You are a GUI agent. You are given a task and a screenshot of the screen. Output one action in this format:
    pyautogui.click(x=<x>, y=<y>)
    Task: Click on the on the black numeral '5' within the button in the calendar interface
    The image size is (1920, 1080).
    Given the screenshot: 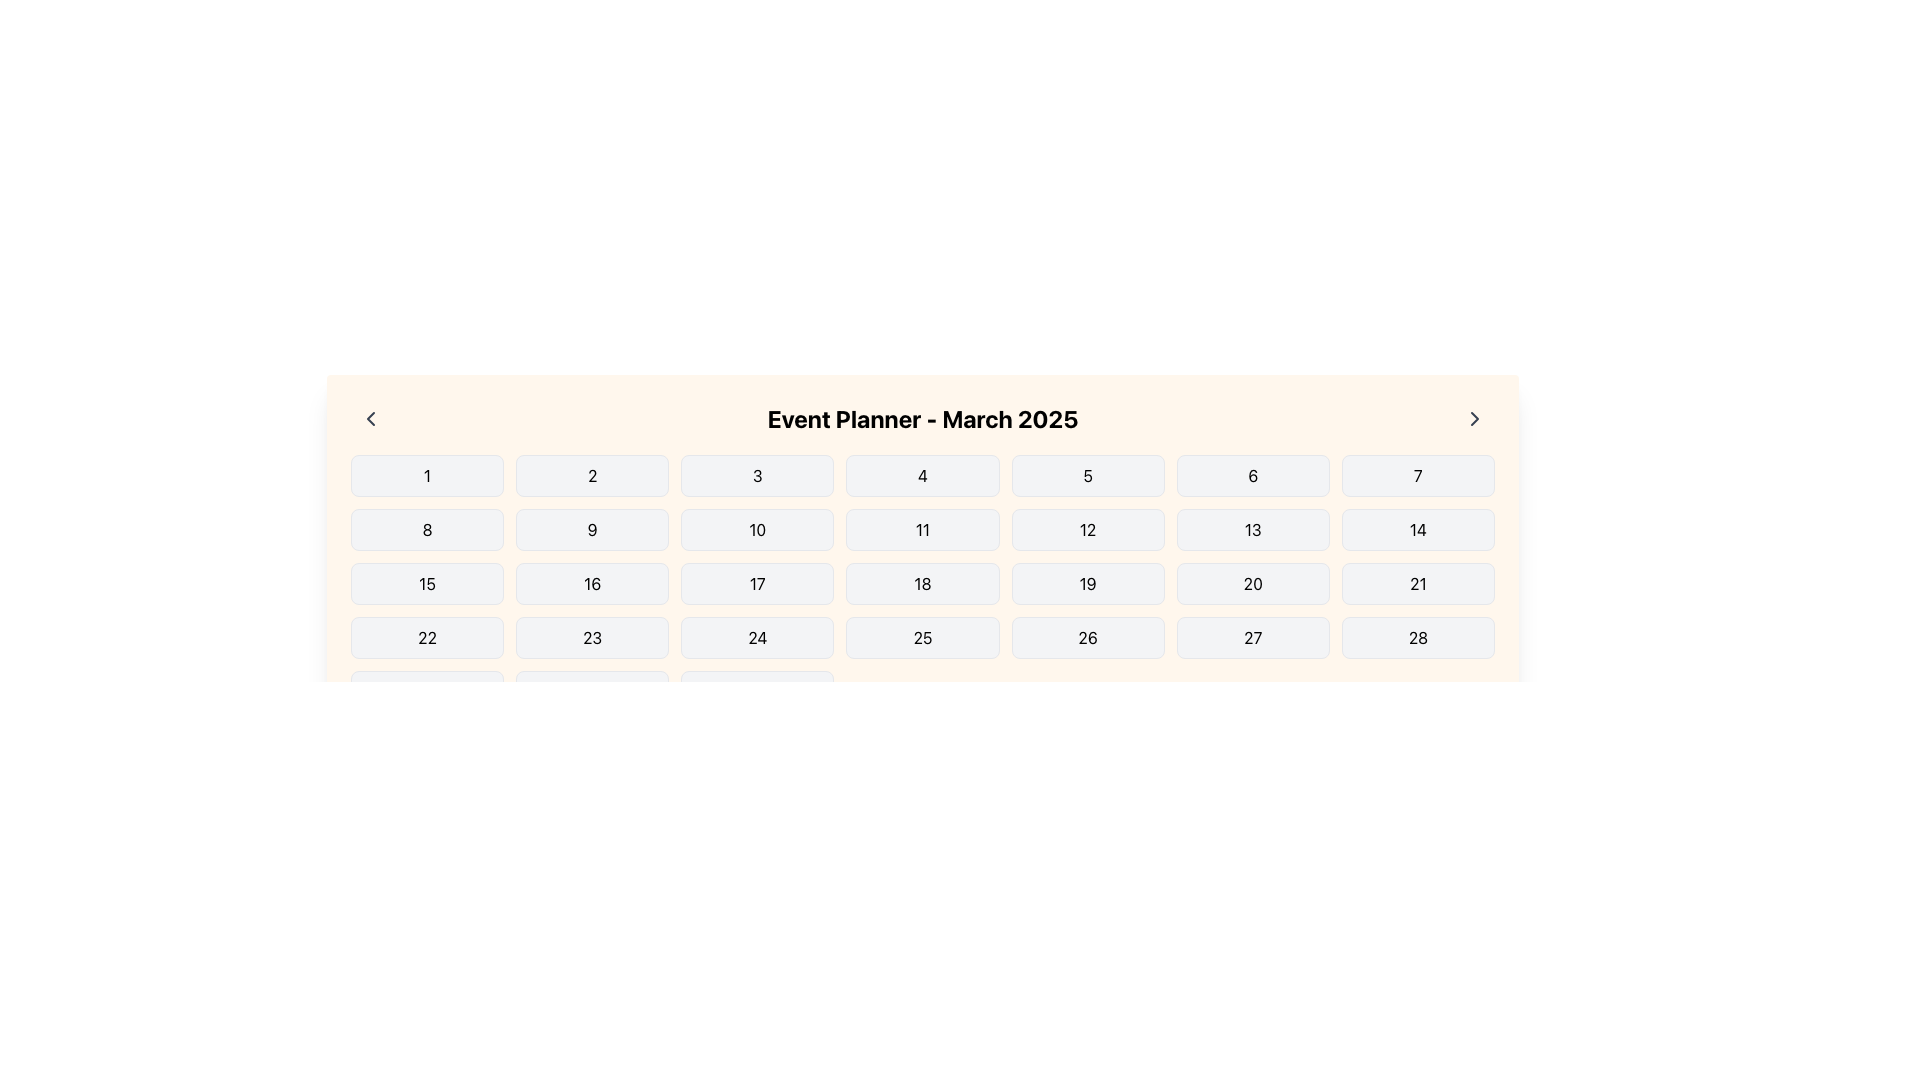 What is the action you would take?
    pyautogui.click(x=1087, y=475)
    